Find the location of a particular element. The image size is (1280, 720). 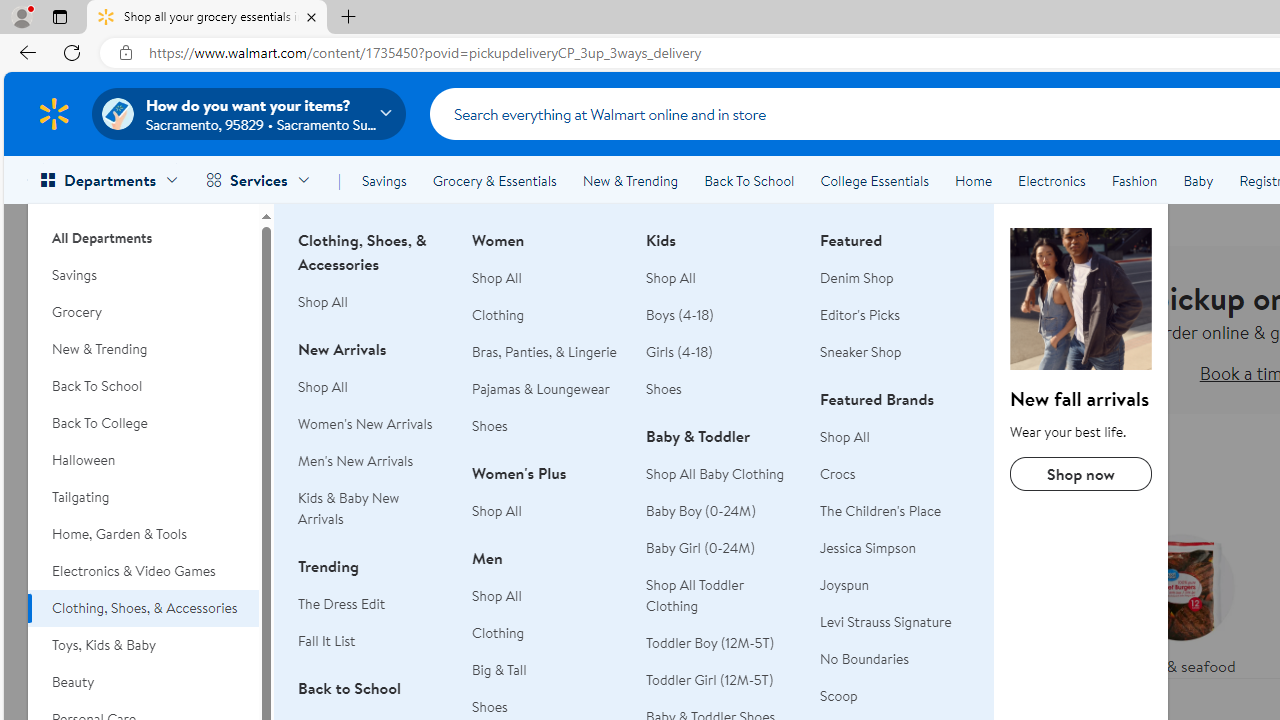

'Big & Tall' is located at coordinates (499, 669).